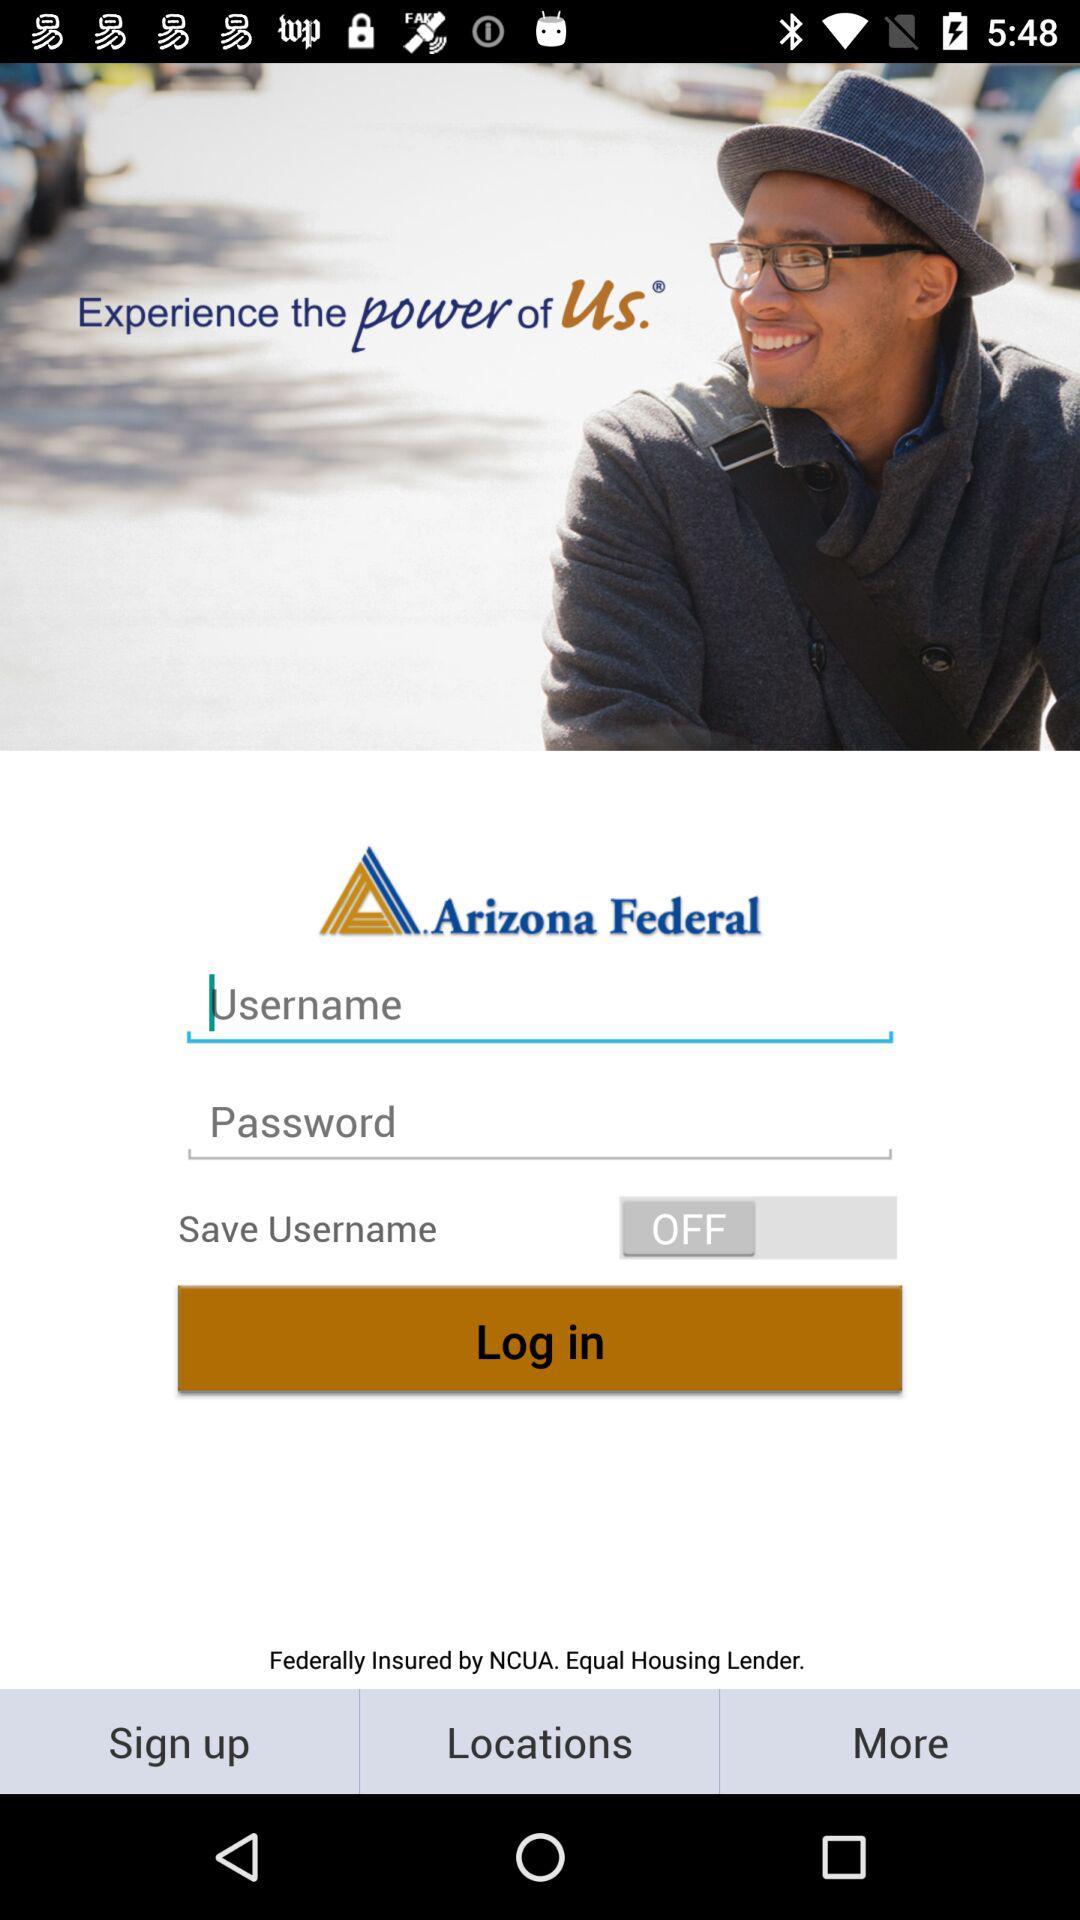 This screenshot has height=1920, width=1080. Describe the element at coordinates (540, 888) in the screenshot. I see `arizona fedral` at that location.